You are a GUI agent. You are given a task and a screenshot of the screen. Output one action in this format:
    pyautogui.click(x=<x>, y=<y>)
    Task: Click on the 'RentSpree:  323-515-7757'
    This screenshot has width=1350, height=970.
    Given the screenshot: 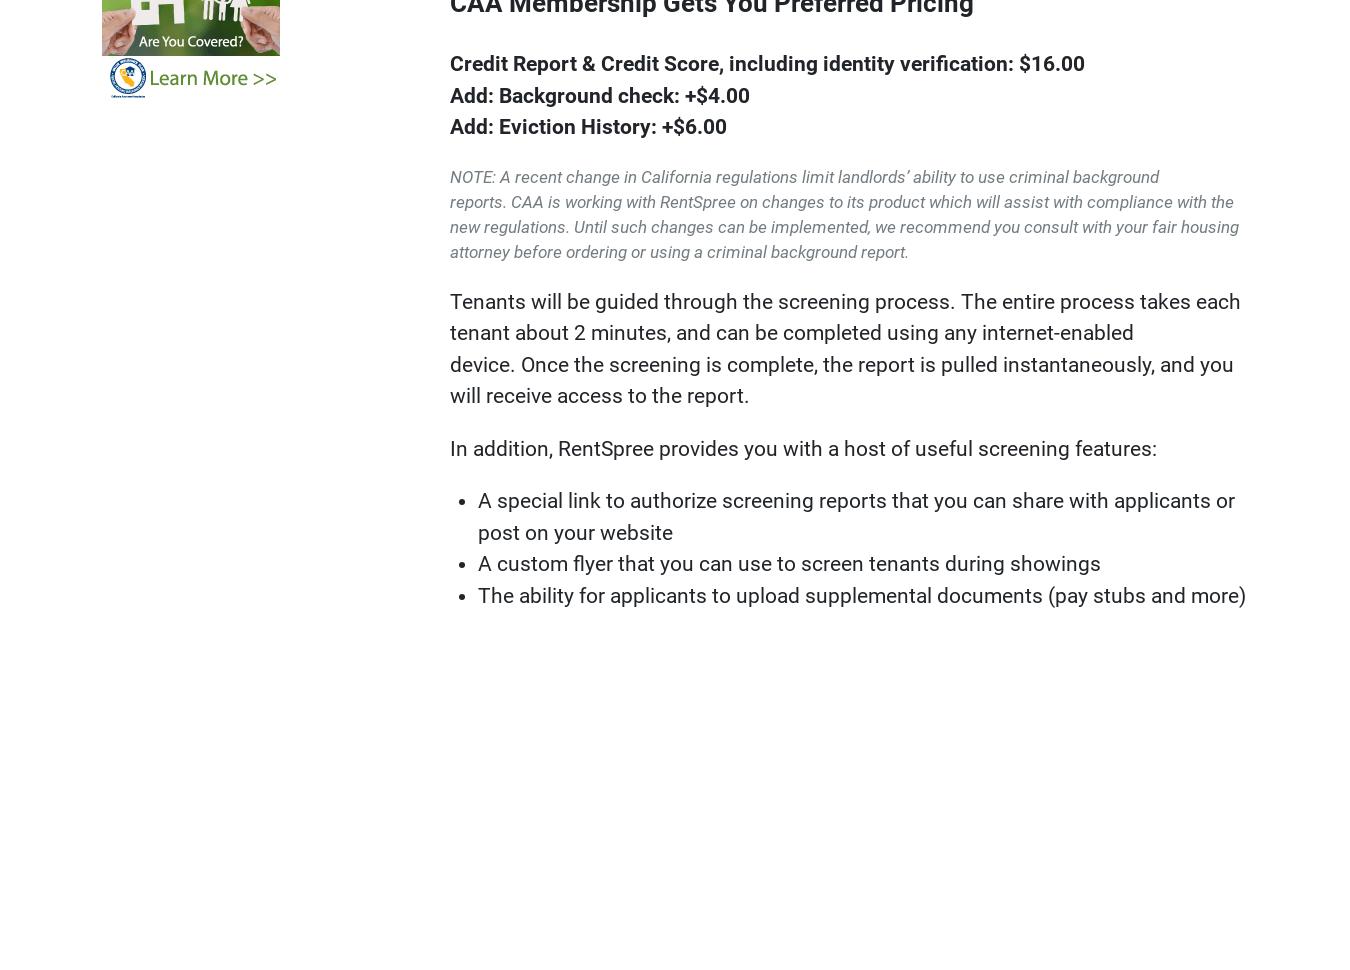 What is the action you would take?
    pyautogui.click(x=571, y=371)
    